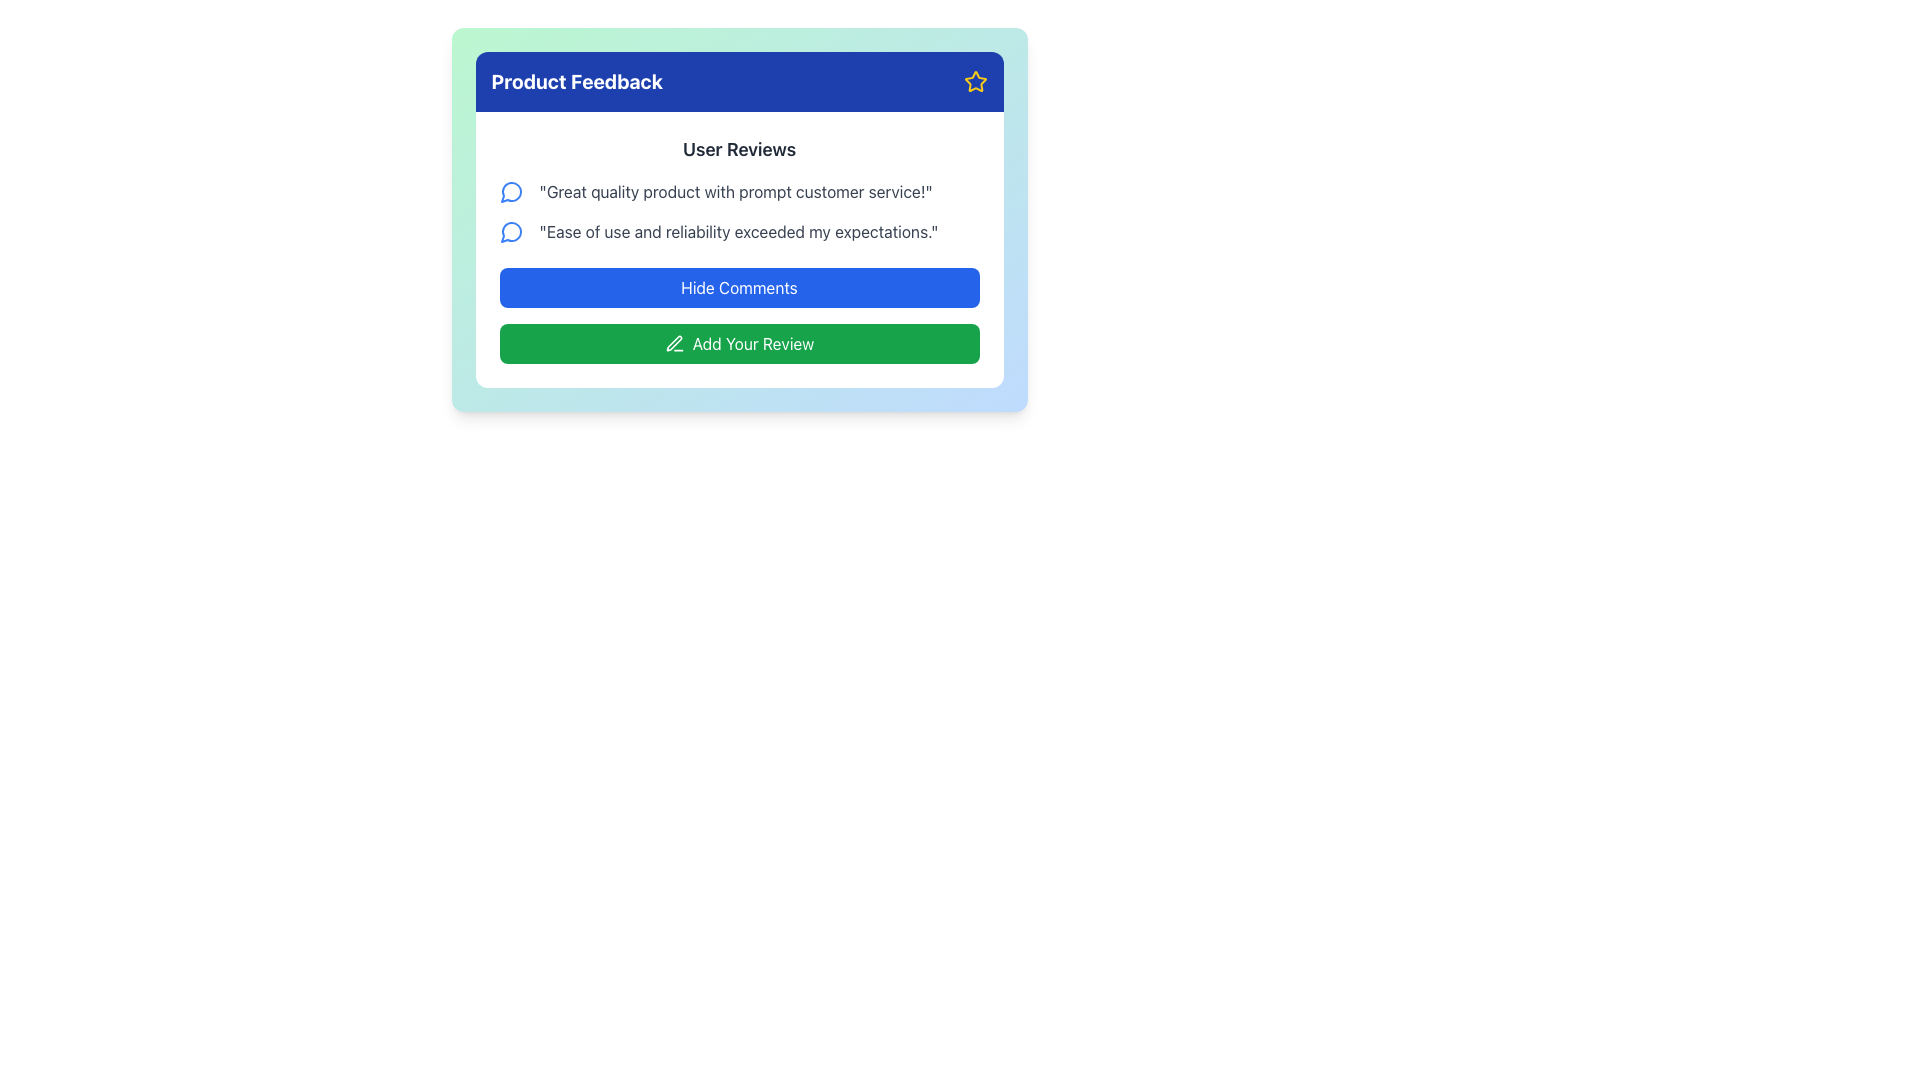 The width and height of the screenshot is (1920, 1080). What do you see at coordinates (738, 230) in the screenshot?
I see `the second user review in the 'User Reviews' section, which displays feedback about the product or service` at bounding box center [738, 230].